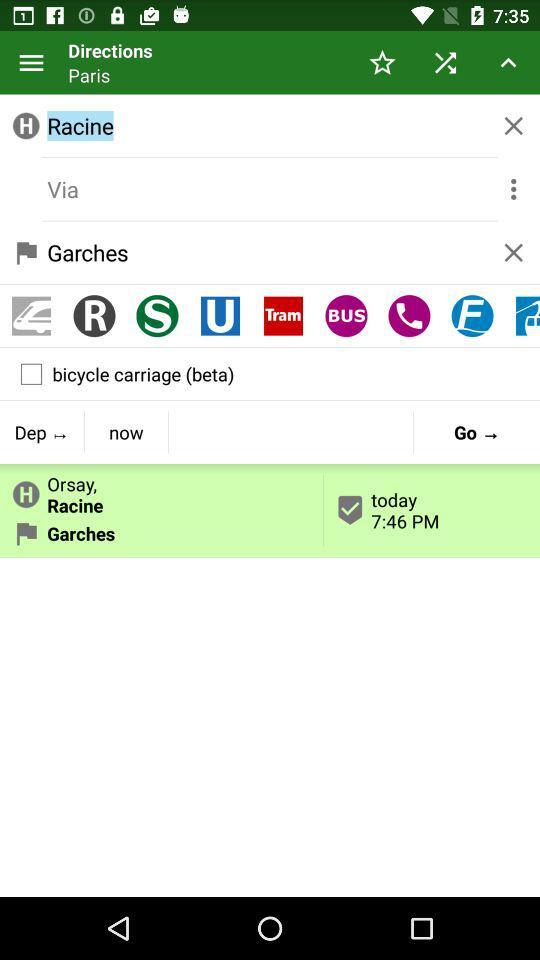 The width and height of the screenshot is (540, 960). What do you see at coordinates (431, 509) in the screenshot?
I see `the icon to the right of orsay,` at bounding box center [431, 509].